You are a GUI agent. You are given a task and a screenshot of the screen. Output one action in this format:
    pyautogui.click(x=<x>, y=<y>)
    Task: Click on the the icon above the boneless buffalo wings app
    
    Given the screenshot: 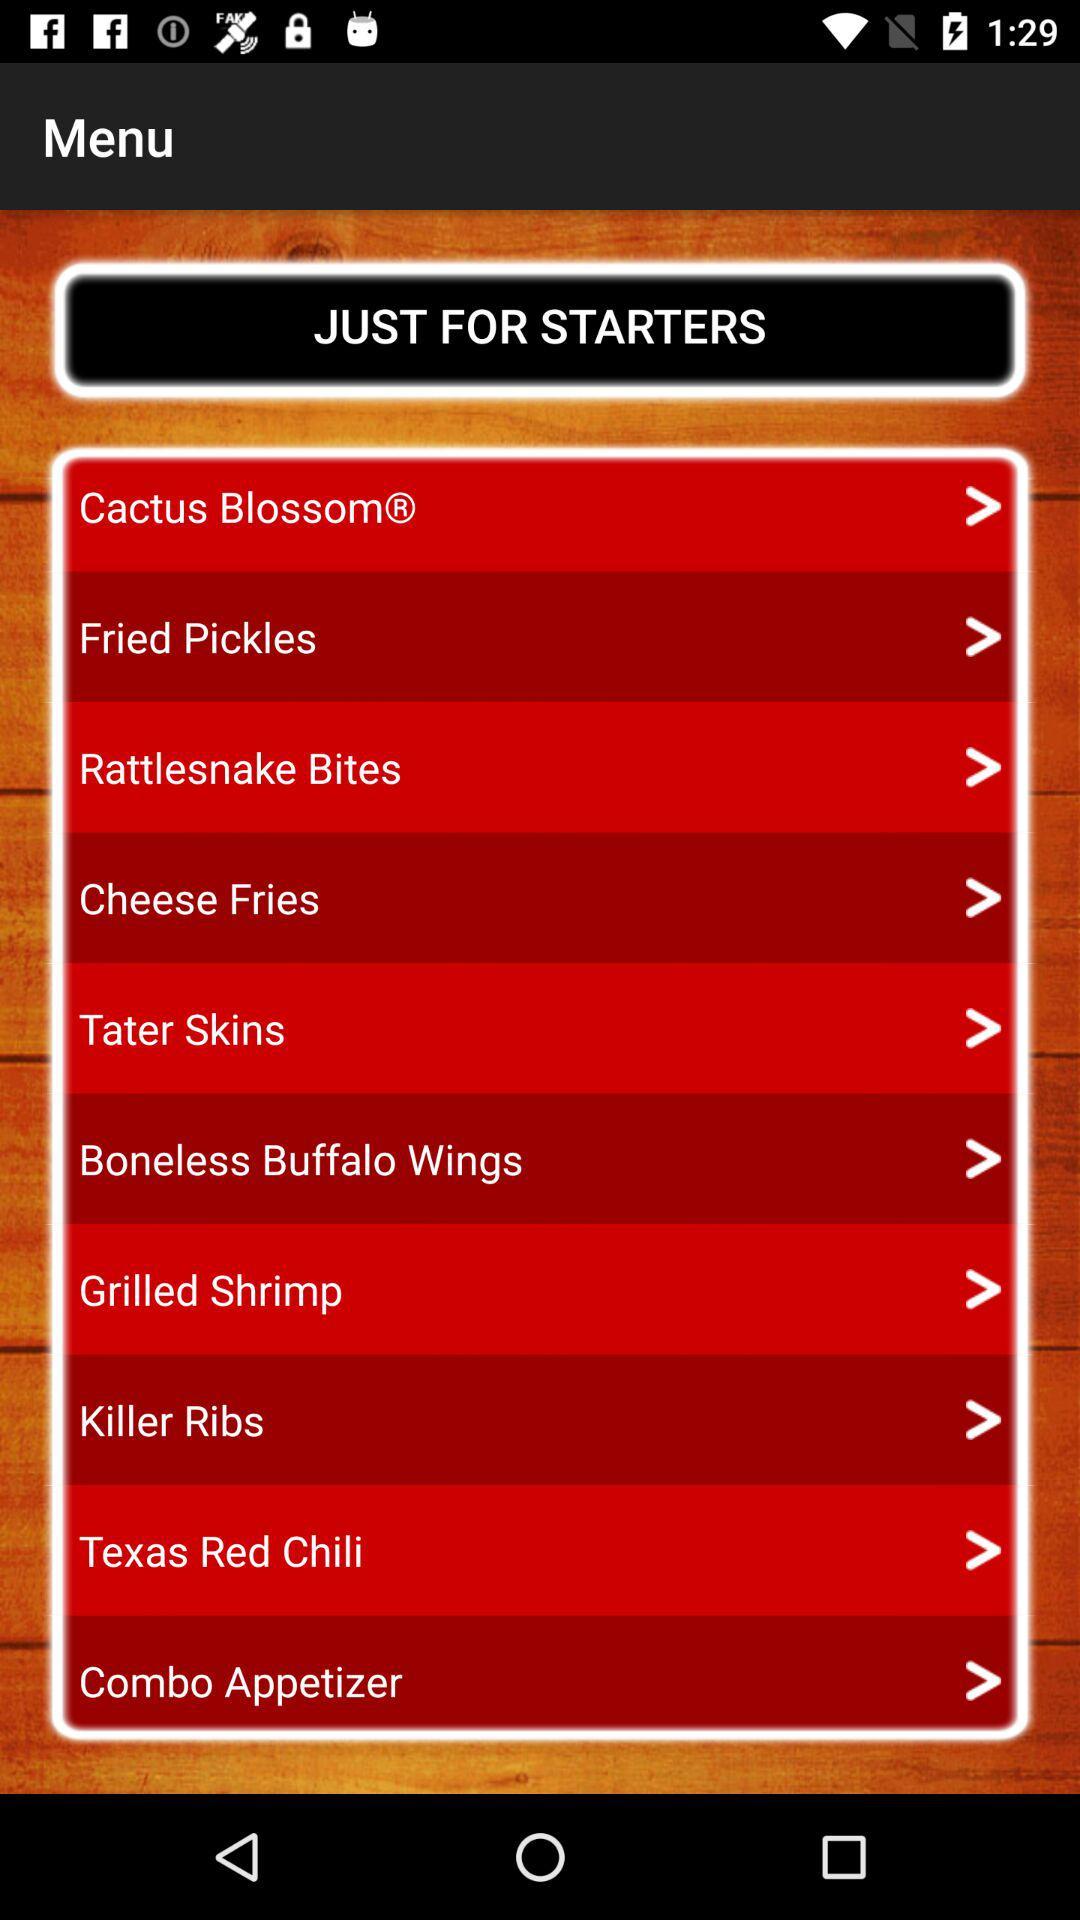 What is the action you would take?
    pyautogui.click(x=162, y=1028)
    